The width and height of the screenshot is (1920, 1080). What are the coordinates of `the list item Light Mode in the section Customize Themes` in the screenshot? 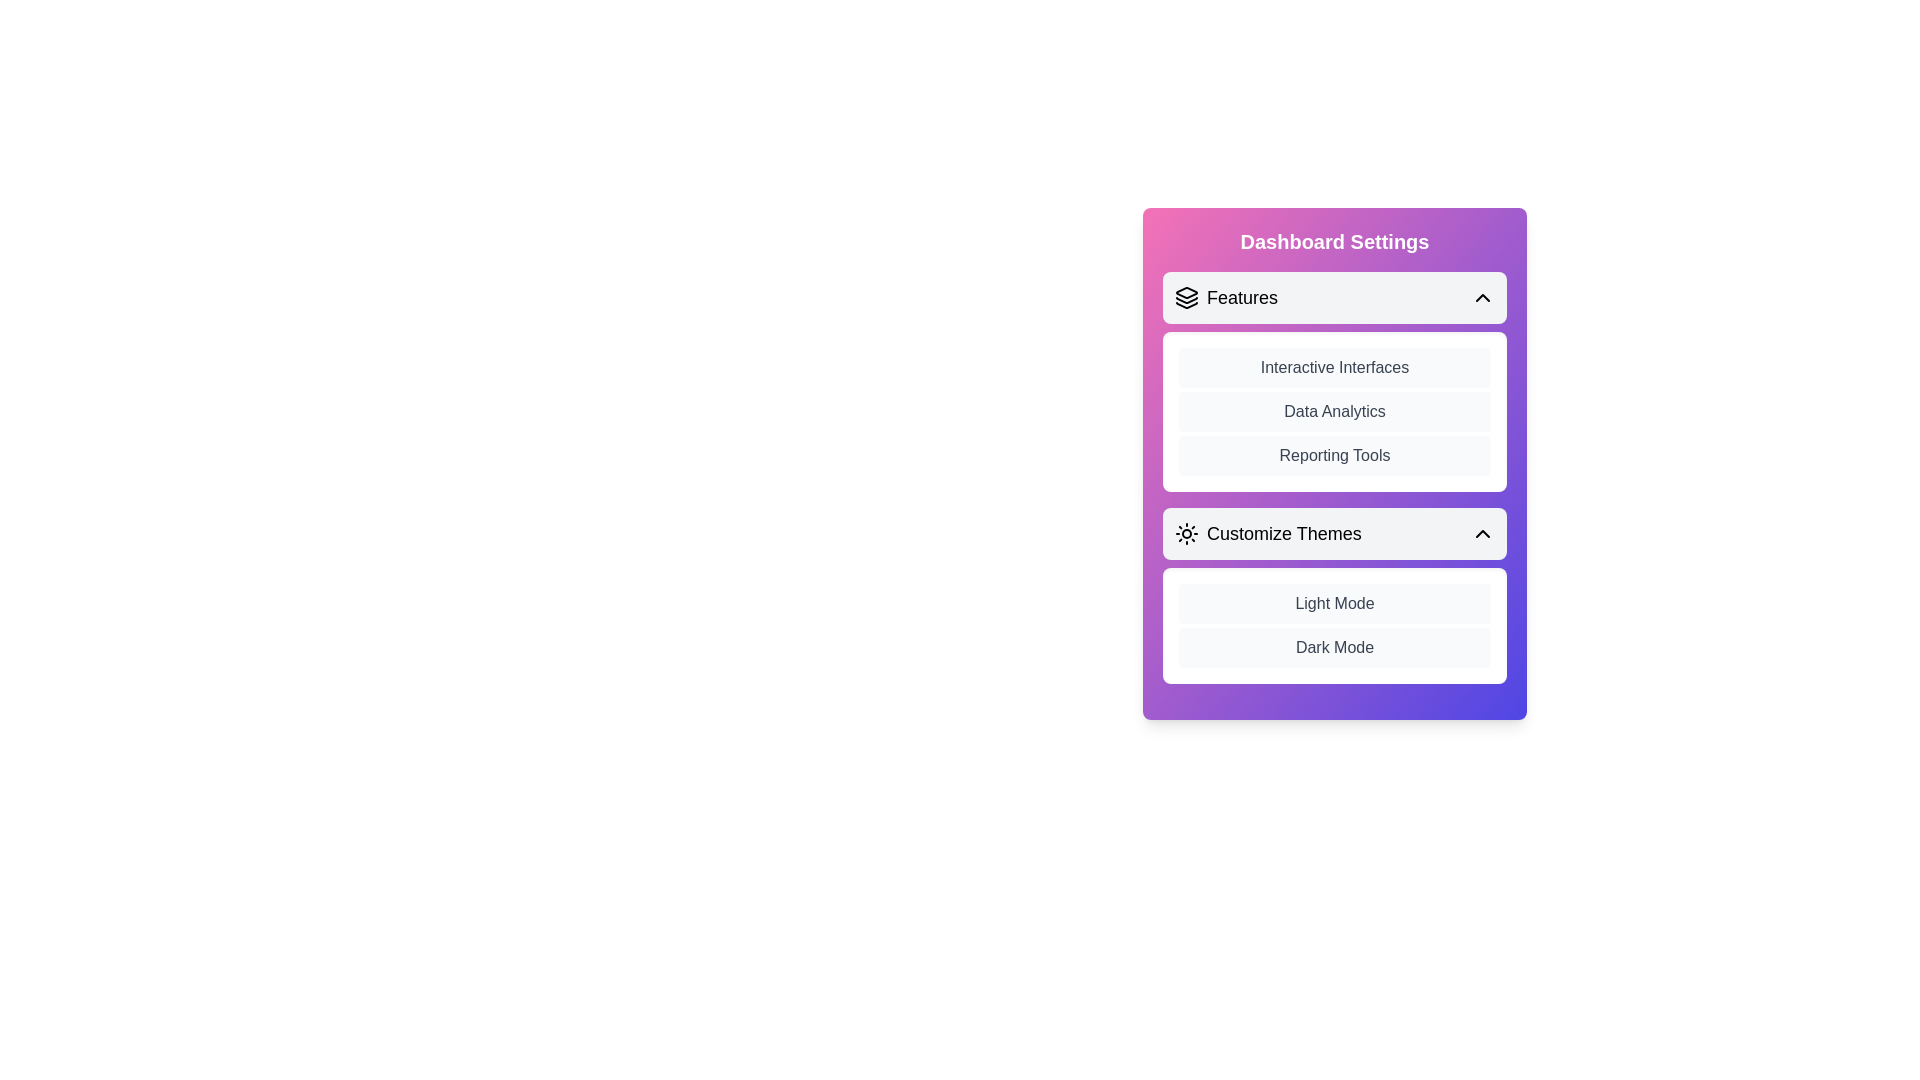 It's located at (1334, 603).